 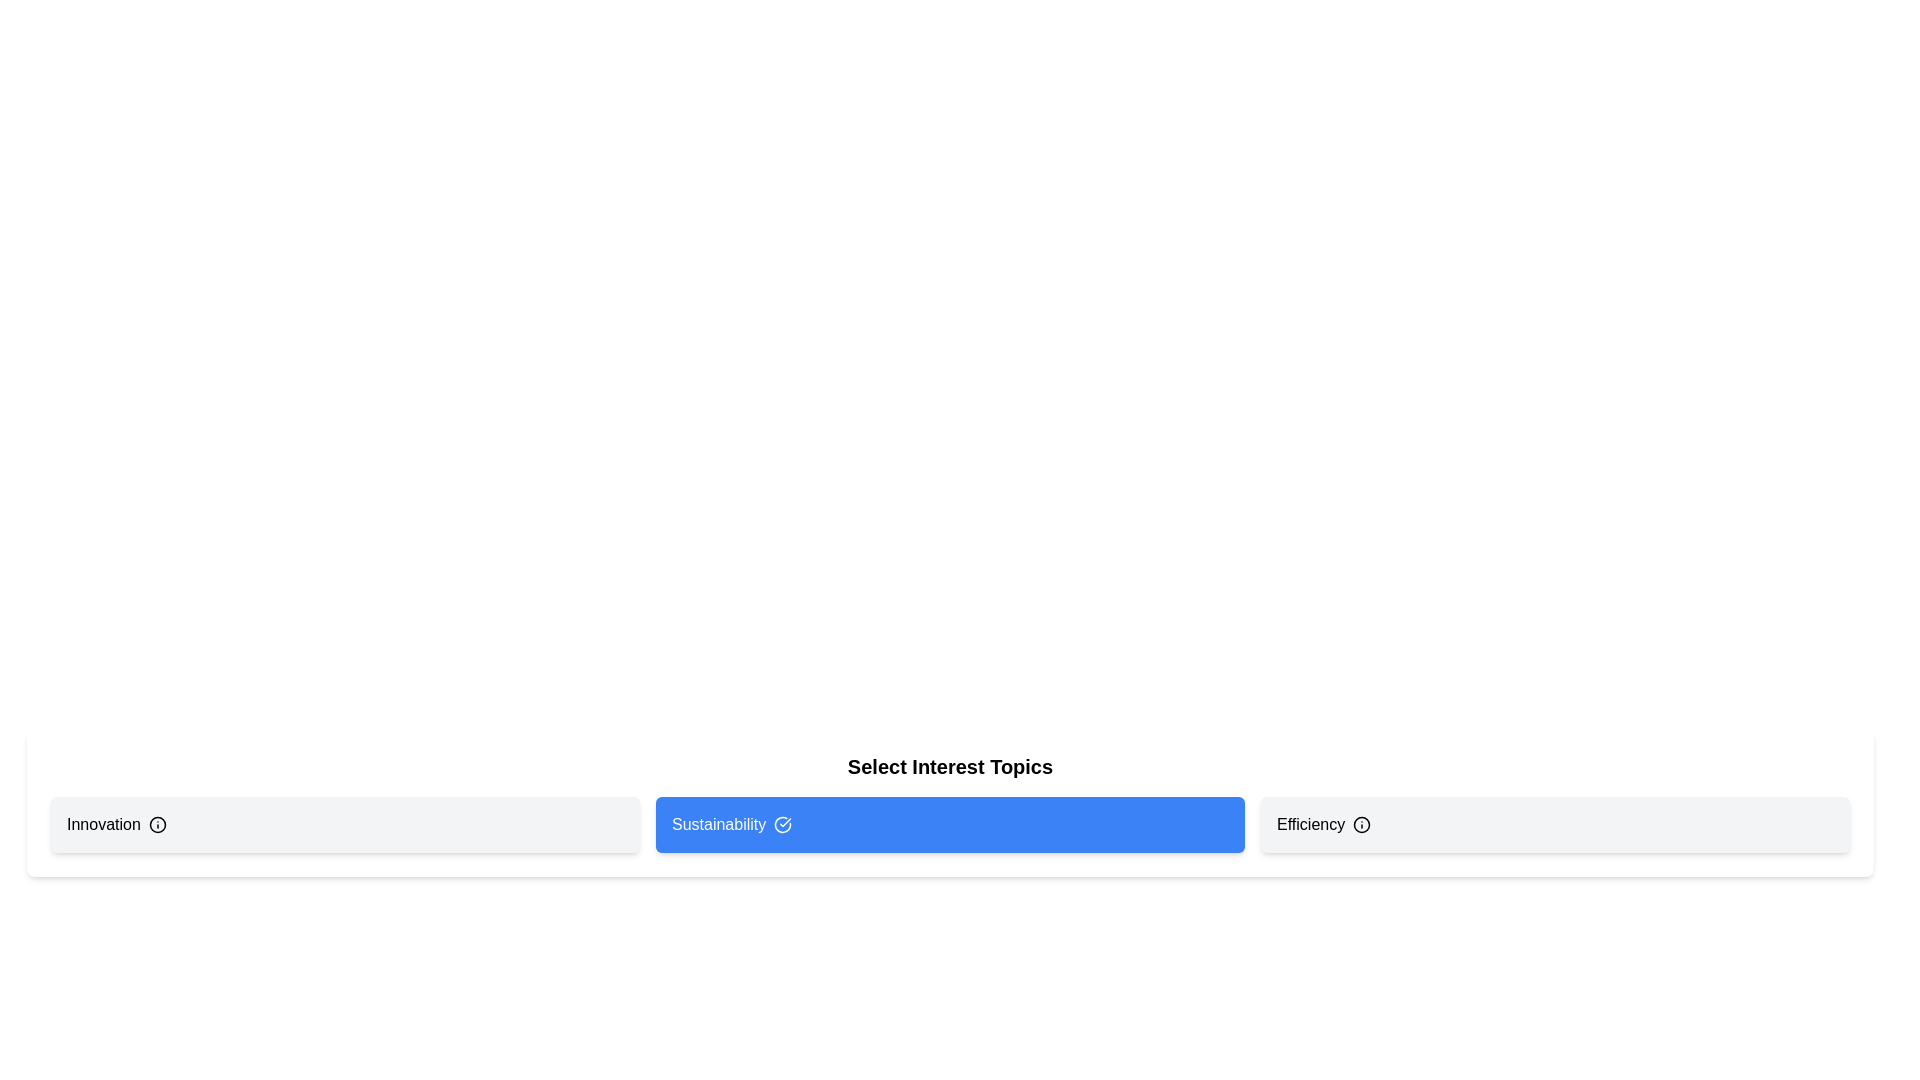 What do you see at coordinates (345, 825) in the screenshot?
I see `the tag Innovation to observe its hover state or tooltip` at bounding box center [345, 825].